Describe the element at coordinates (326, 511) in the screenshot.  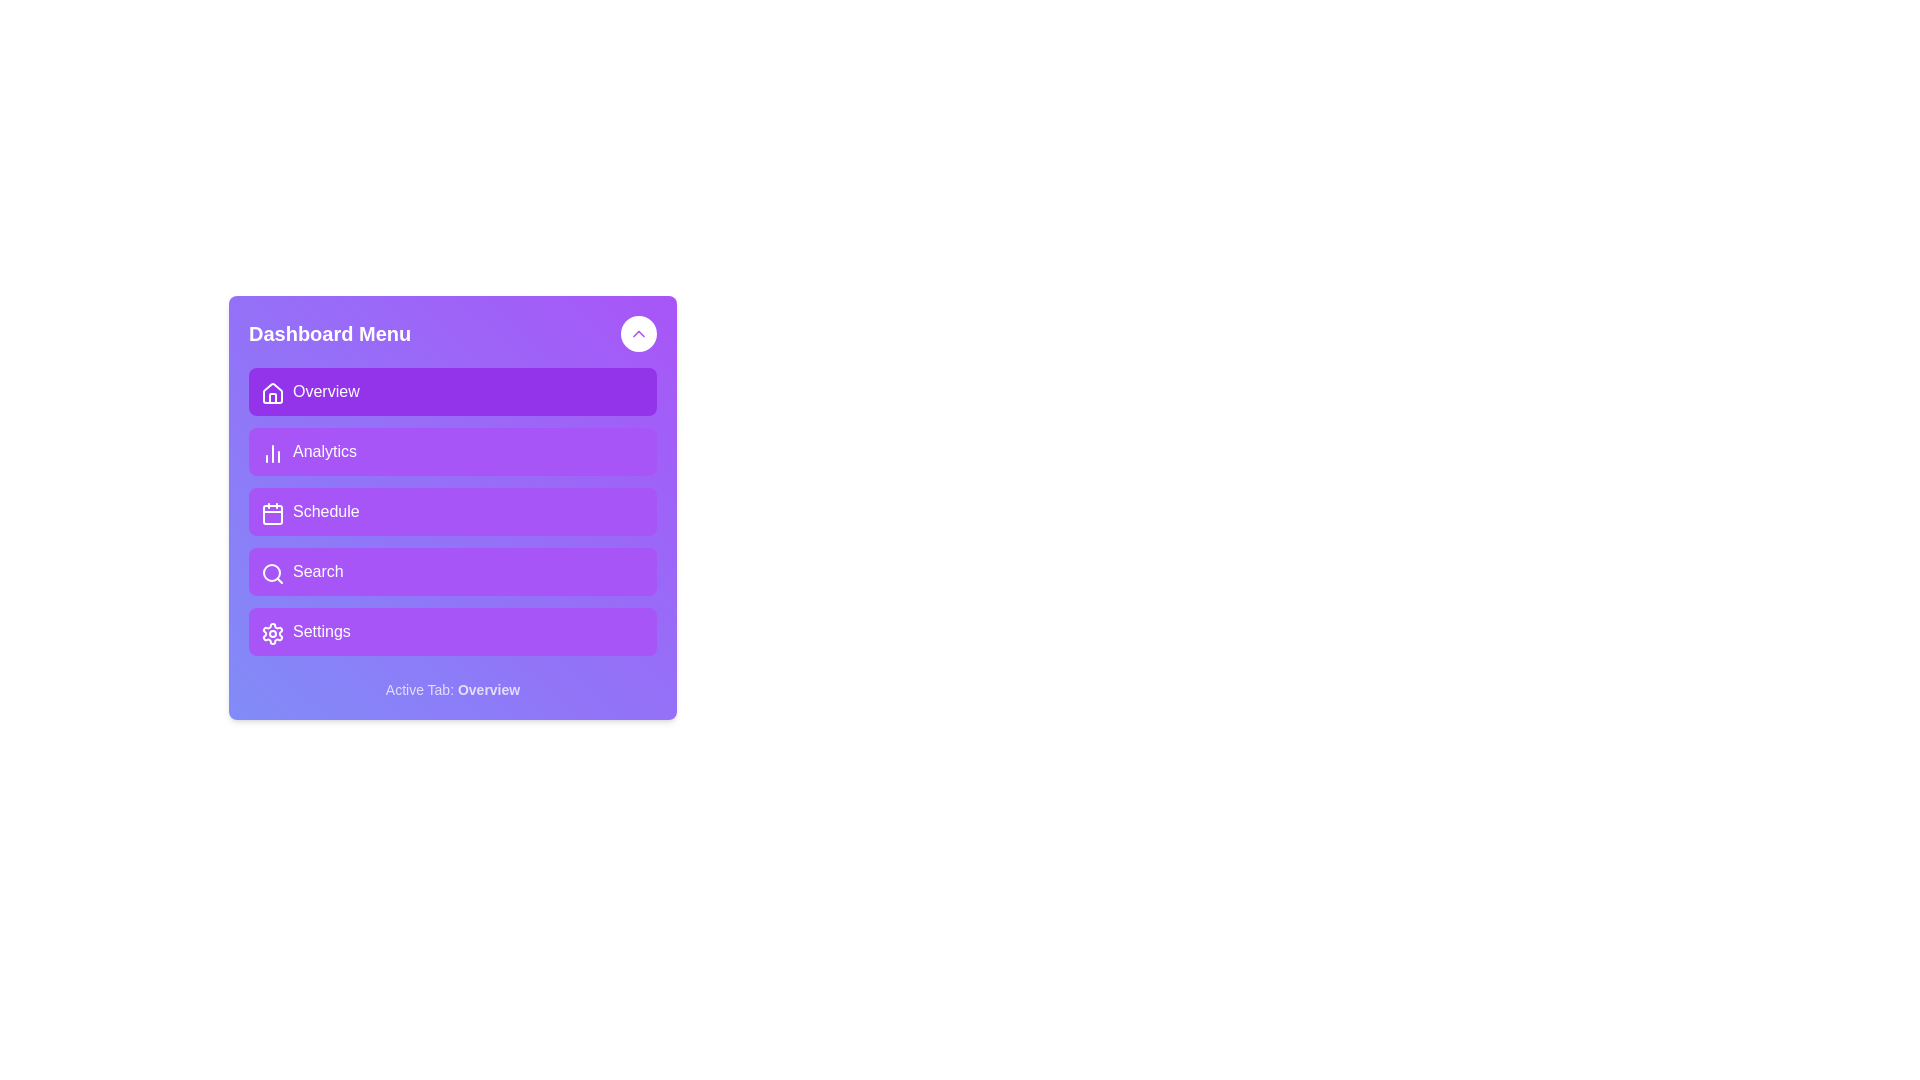
I see `text of the 'Schedule' label located in the navigation menu under the 'Dashboard Menu' heading, which is the third item in the vertical list of menu options` at that location.